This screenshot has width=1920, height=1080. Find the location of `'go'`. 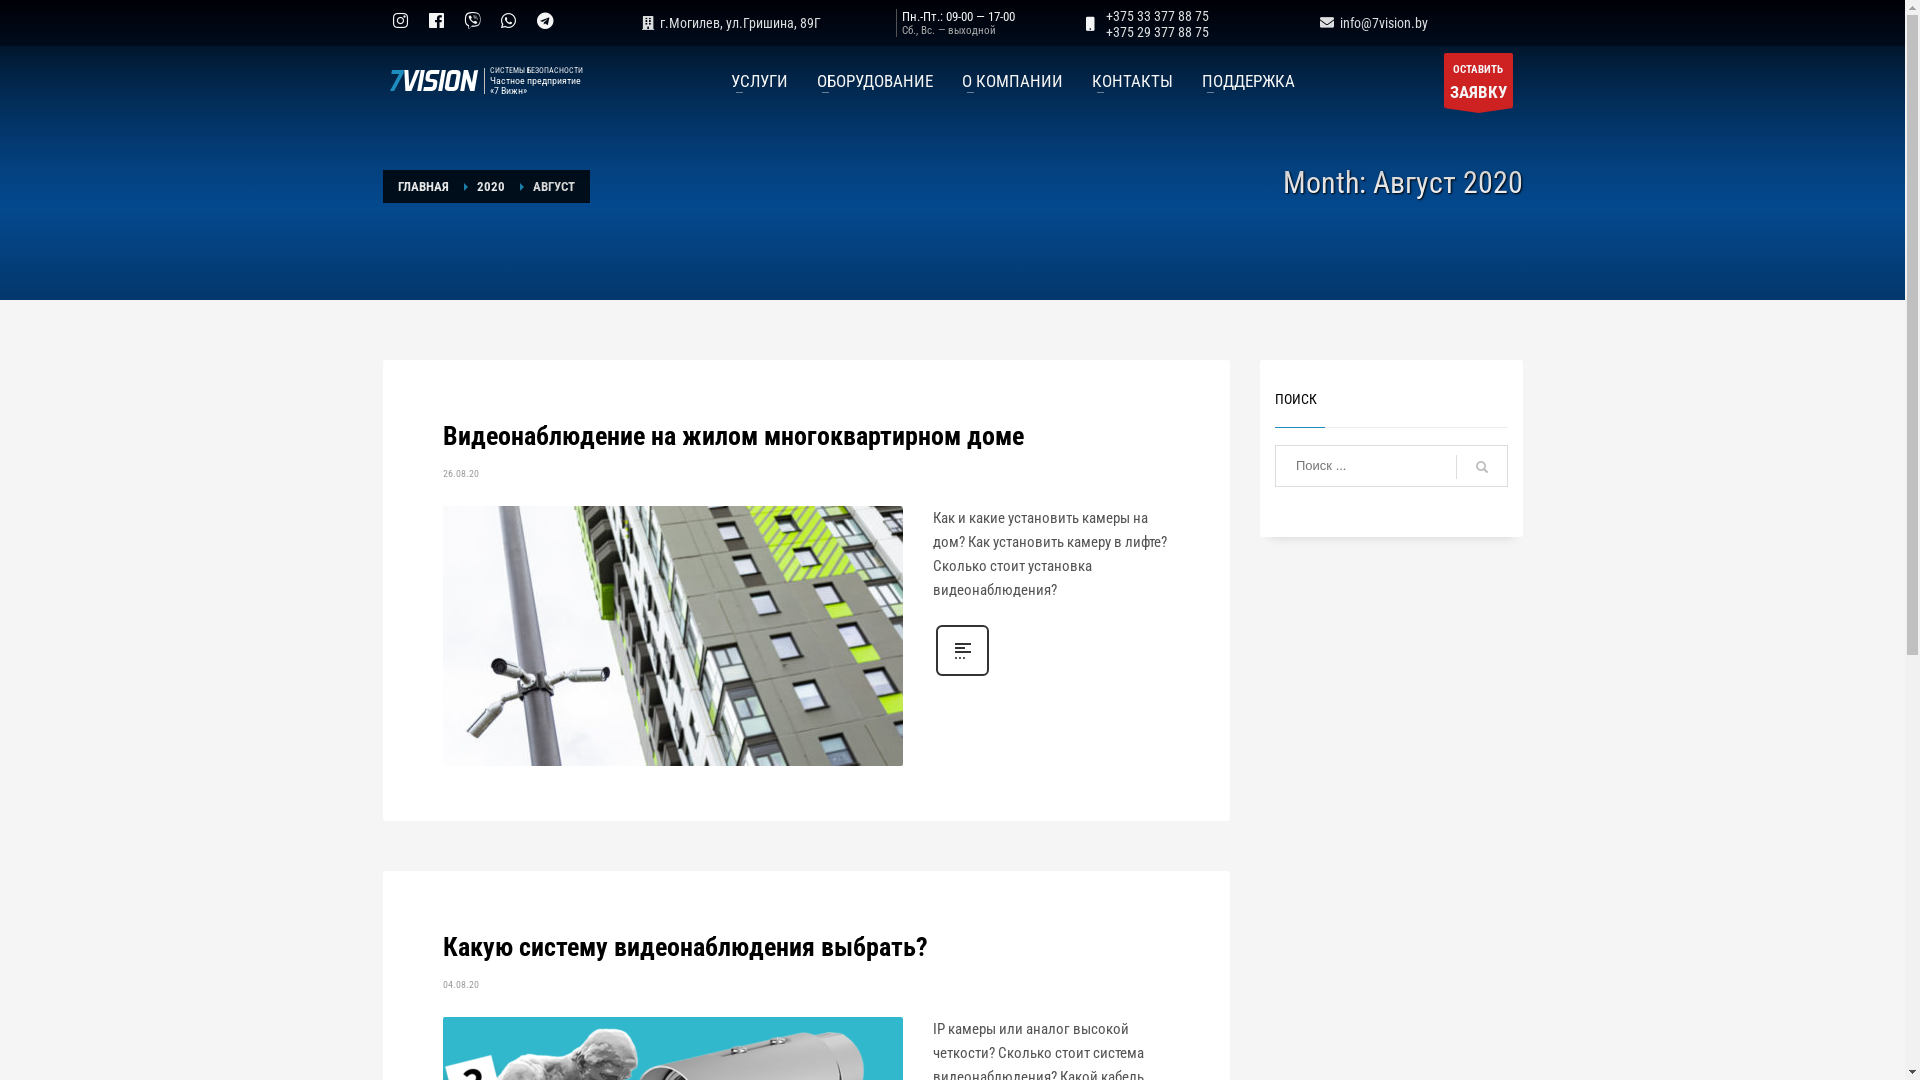

'go' is located at coordinates (1455, 466).